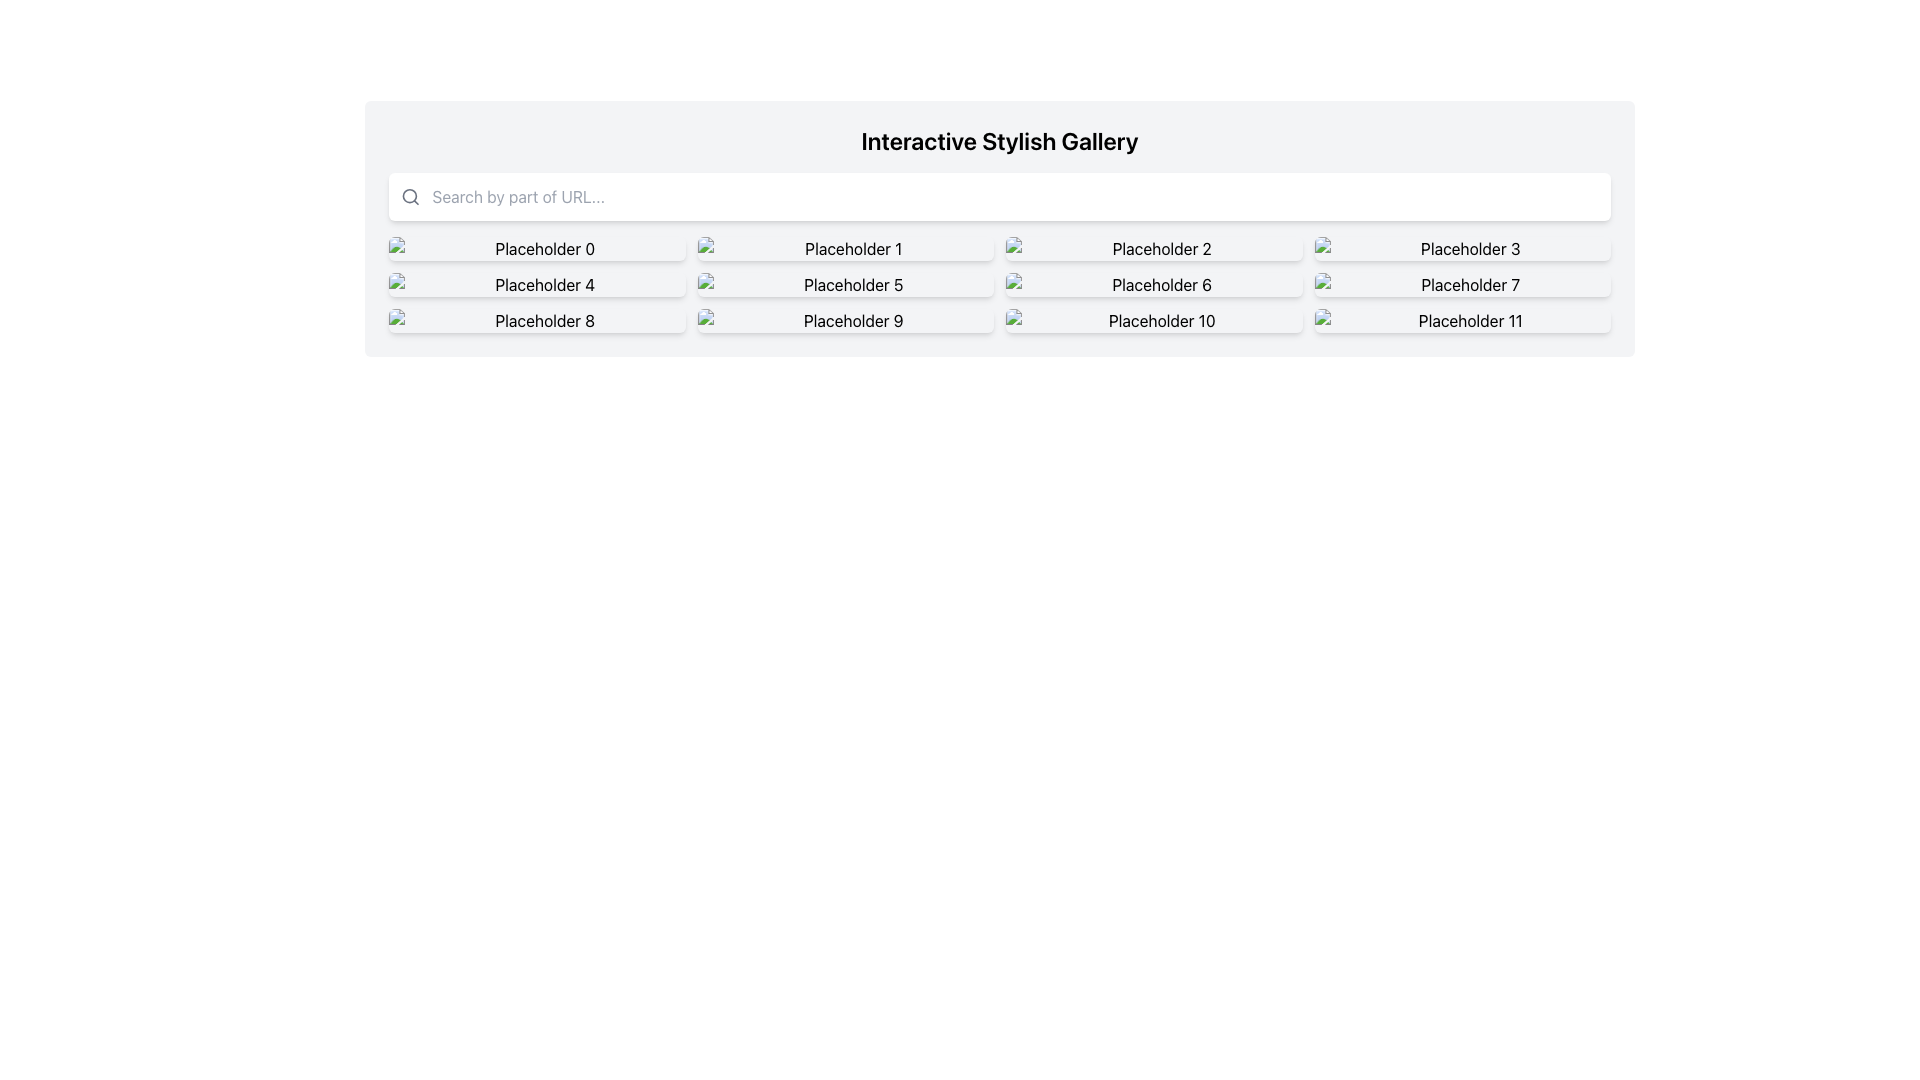  Describe the element at coordinates (845, 319) in the screenshot. I see `the card element located in the third row, second column of the grid, which serves as a visual or functional placeholder for content previews or links` at that location.